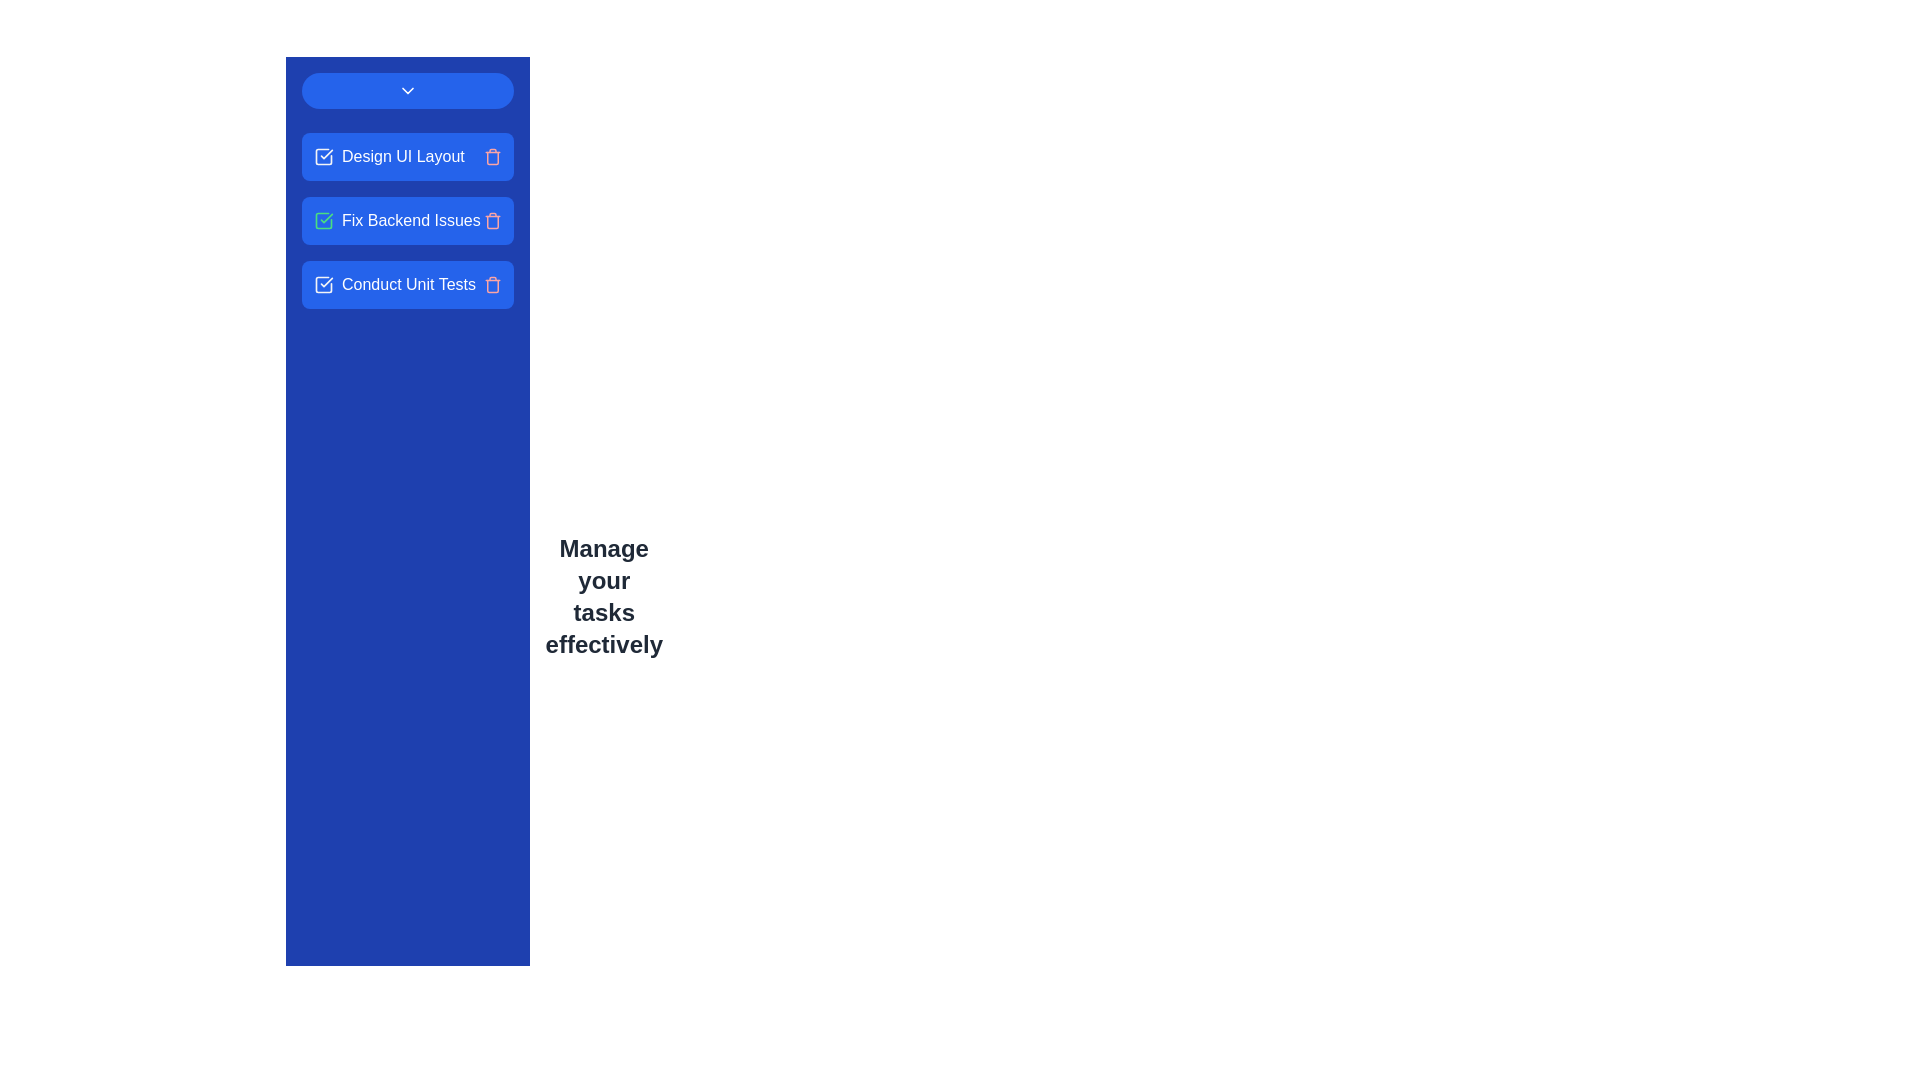  Describe the element at coordinates (394, 285) in the screenshot. I see `text of the label displaying 'Conduct Unit Tests' which is styled with a blue background and white text, located in a vertical task list` at that location.